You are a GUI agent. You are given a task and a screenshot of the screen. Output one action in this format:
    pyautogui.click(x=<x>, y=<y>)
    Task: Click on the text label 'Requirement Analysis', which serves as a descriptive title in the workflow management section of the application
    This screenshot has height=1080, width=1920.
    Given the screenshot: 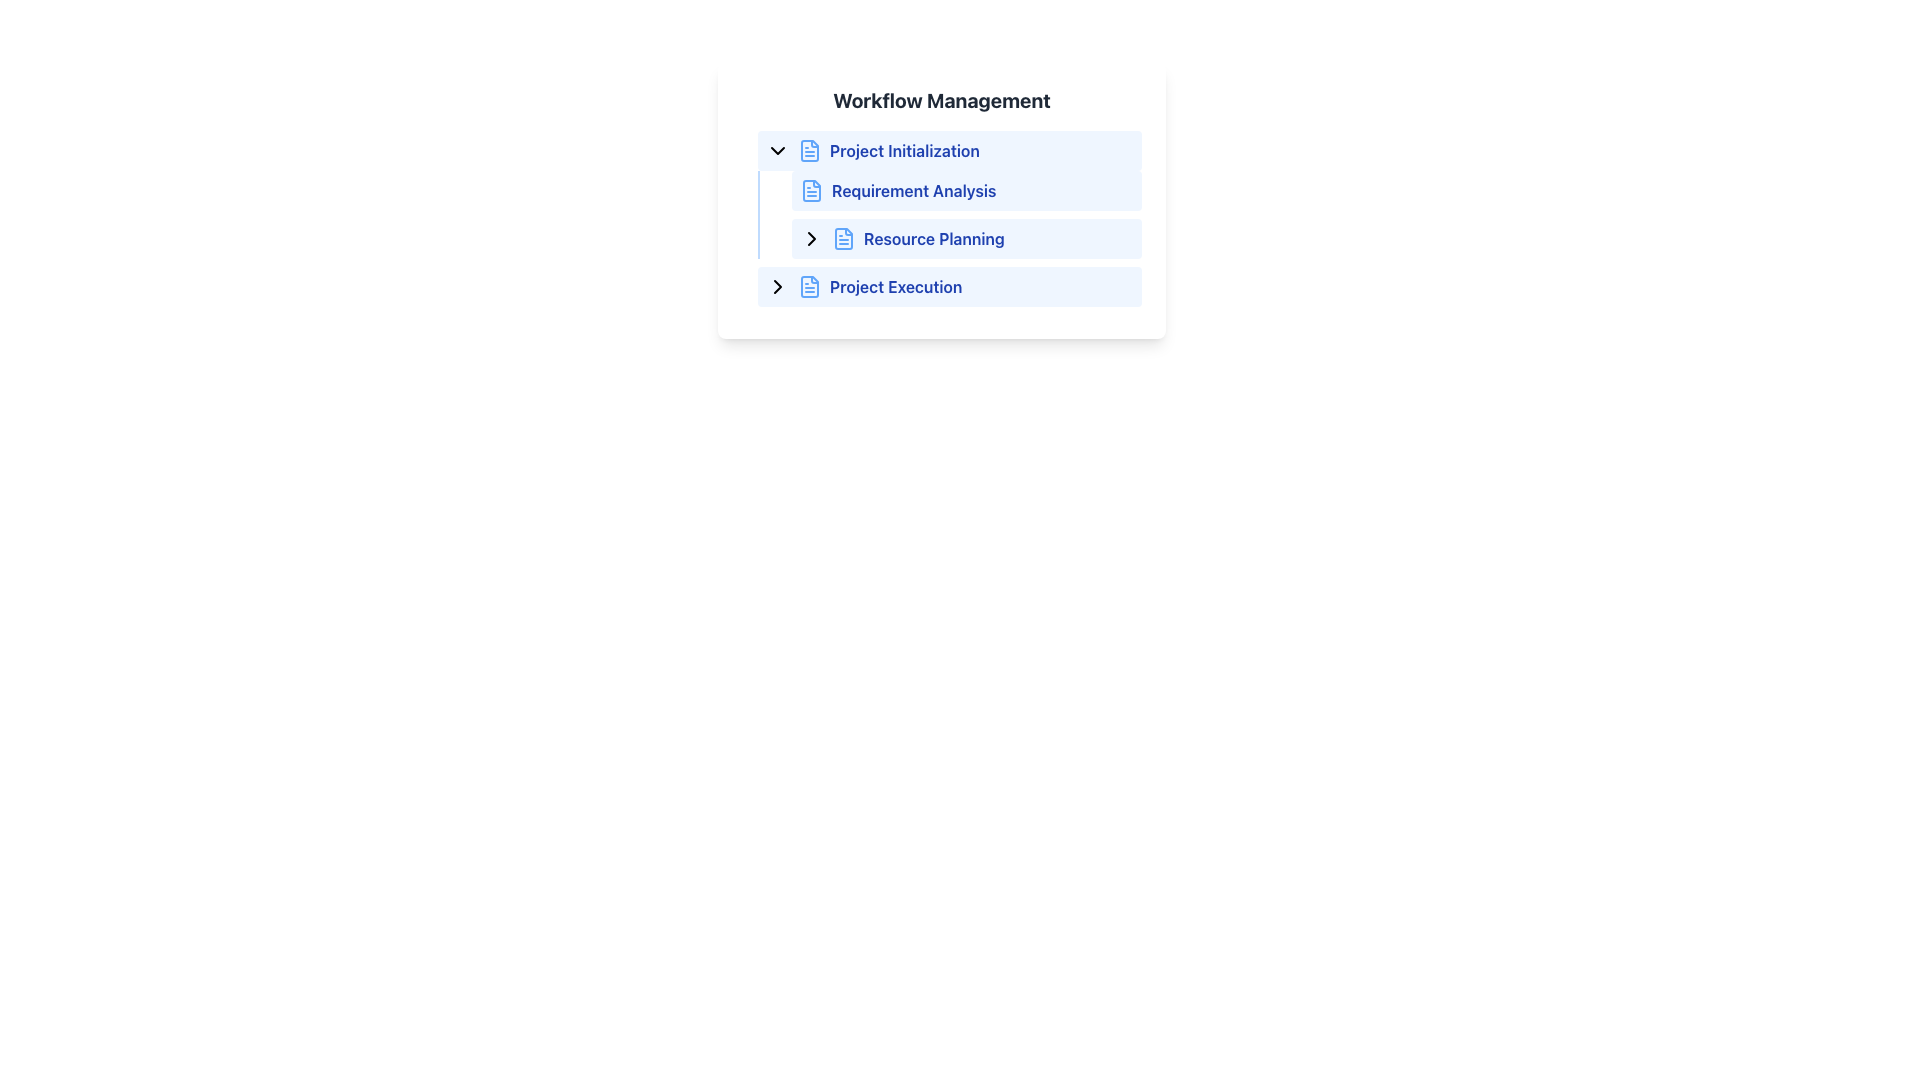 What is the action you would take?
    pyautogui.click(x=913, y=191)
    